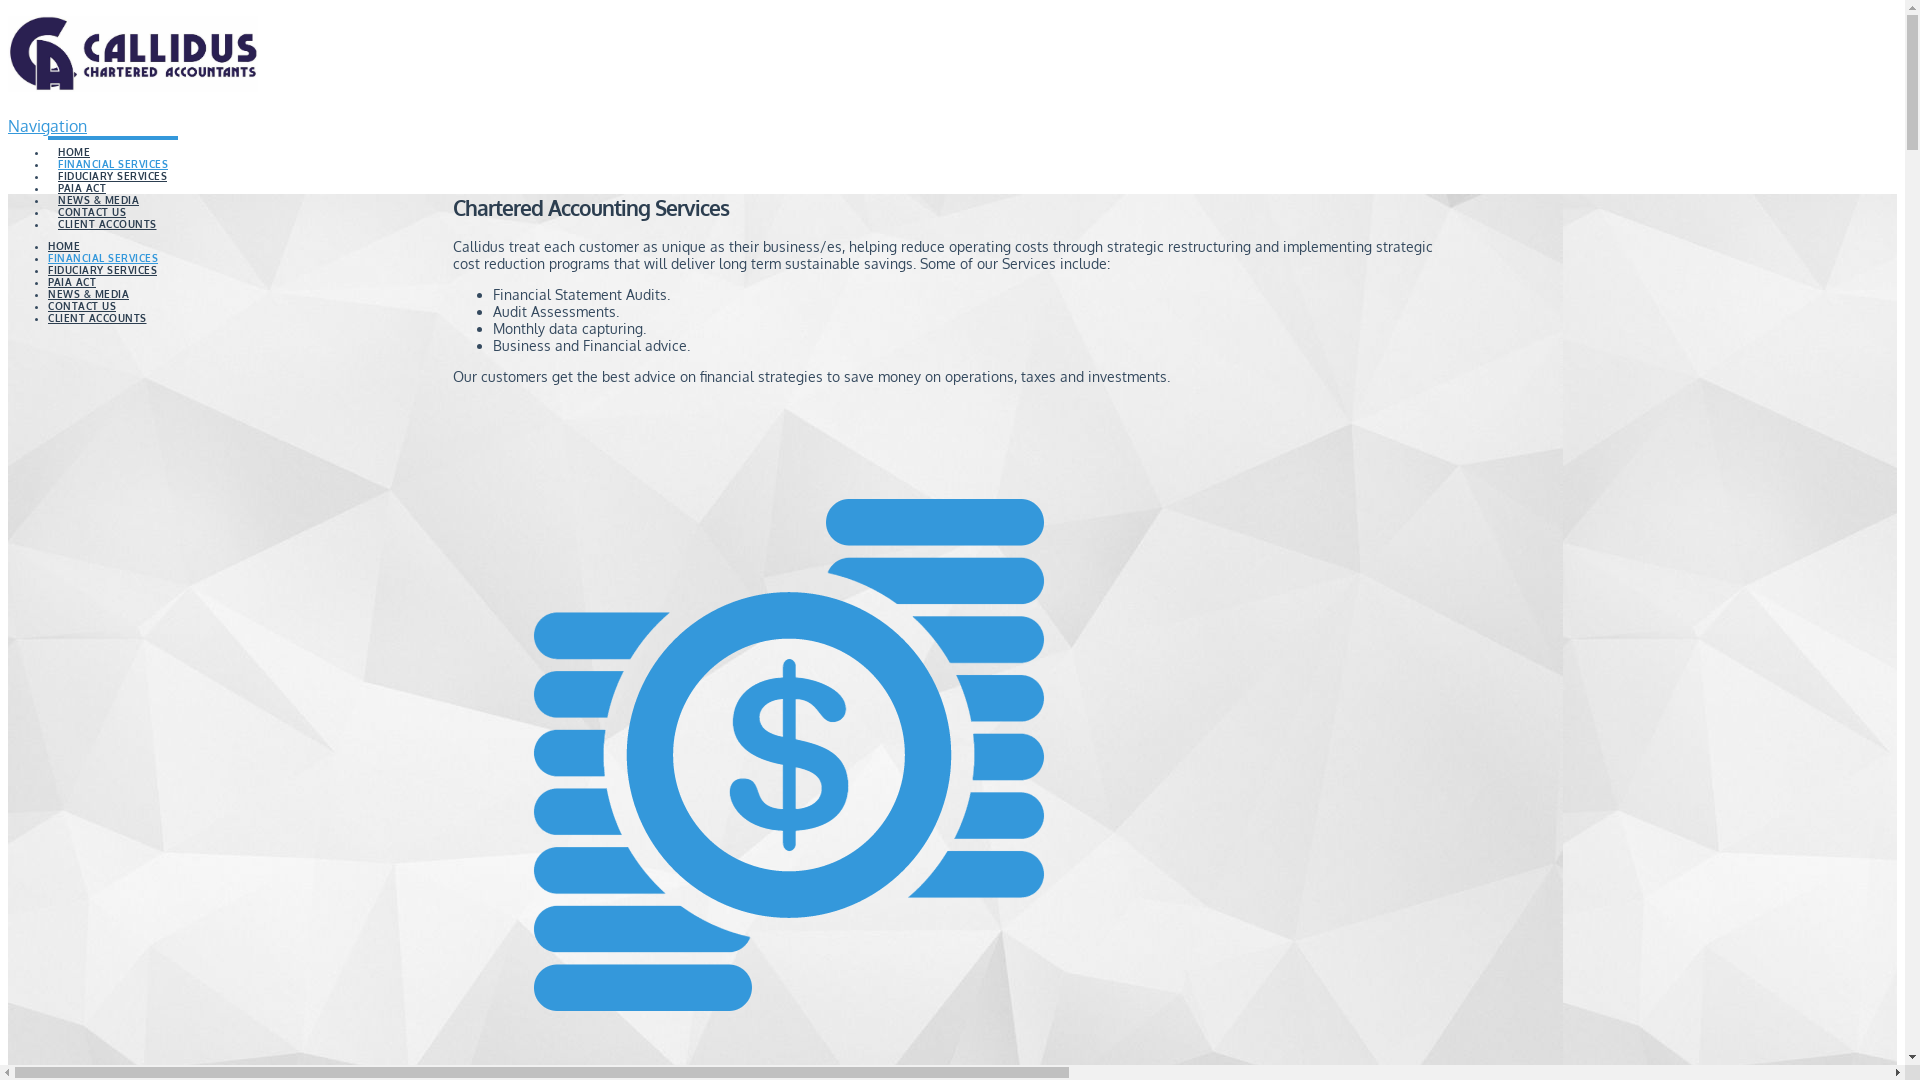  Describe the element at coordinates (101, 257) in the screenshot. I see `'FINANCIAL SERVICES'` at that location.